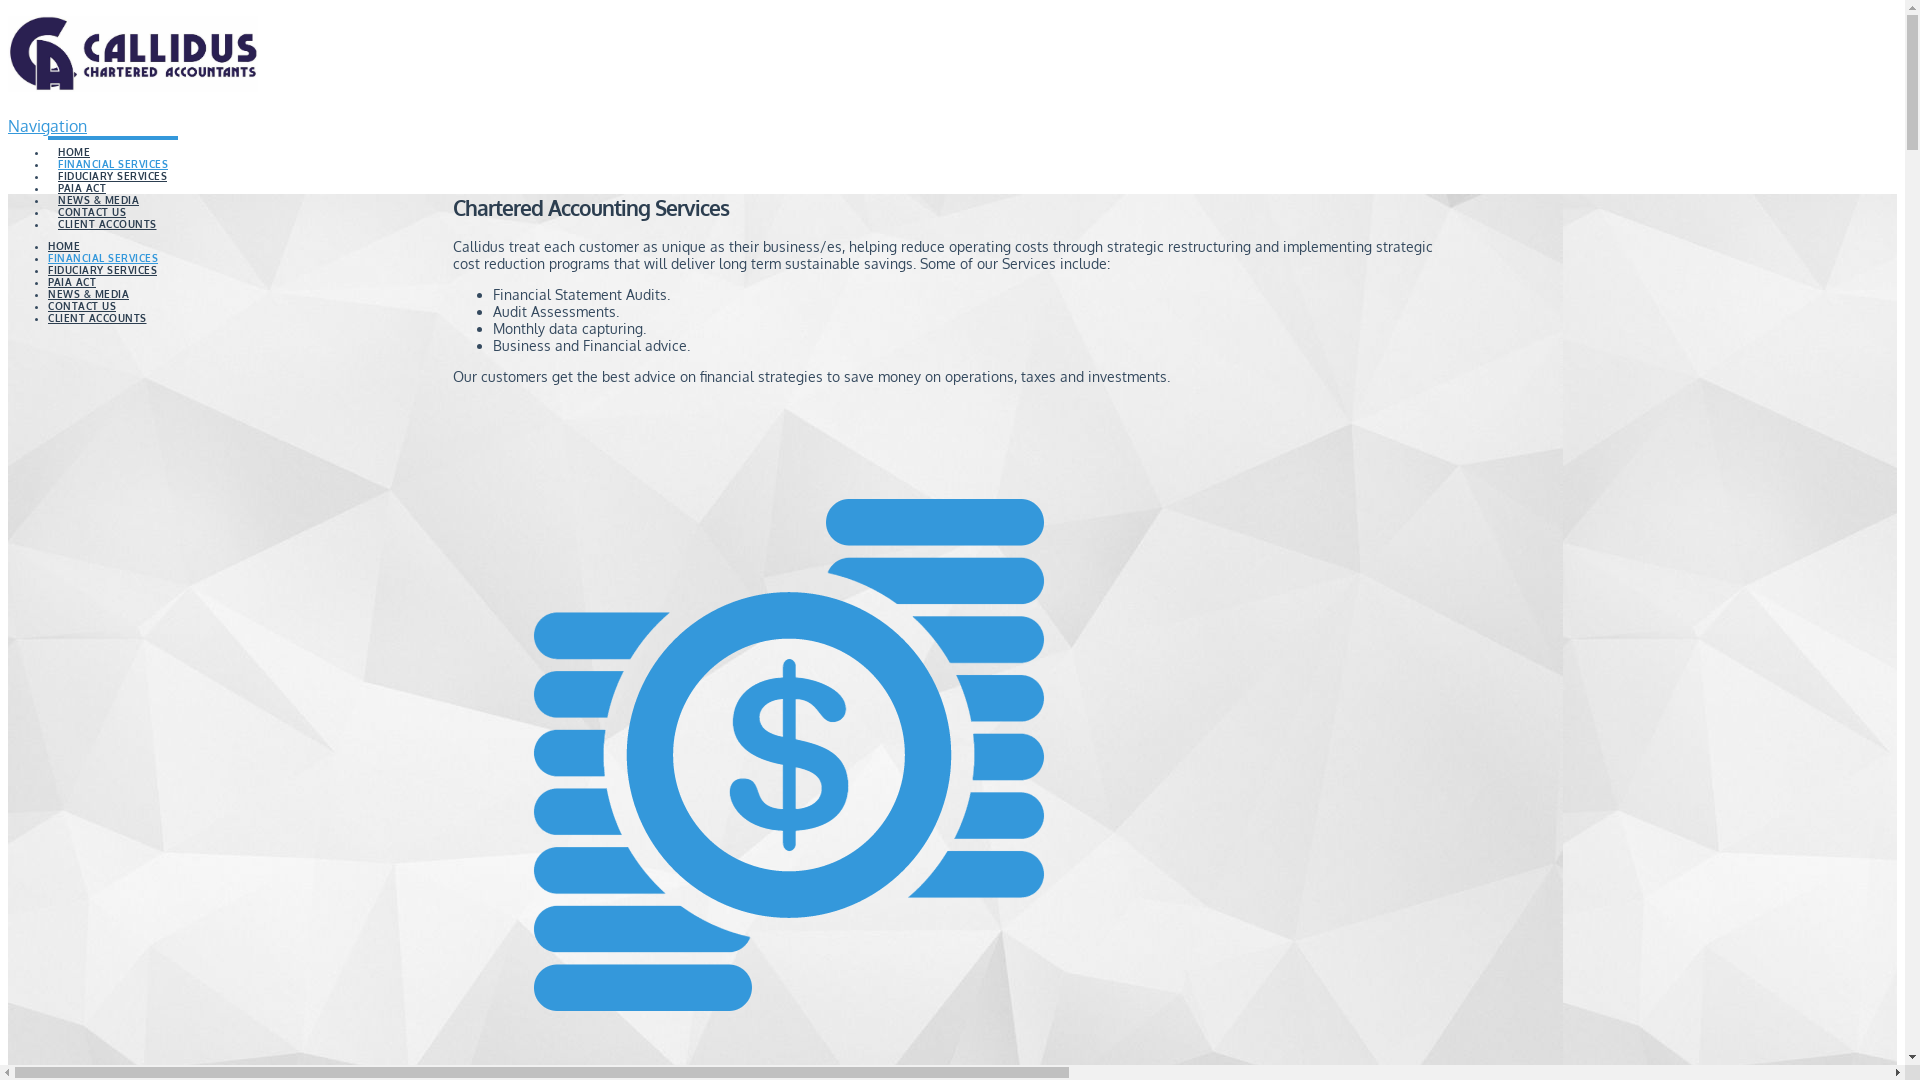  Describe the element at coordinates (101, 257) in the screenshot. I see `'FINANCIAL SERVICES'` at that location.